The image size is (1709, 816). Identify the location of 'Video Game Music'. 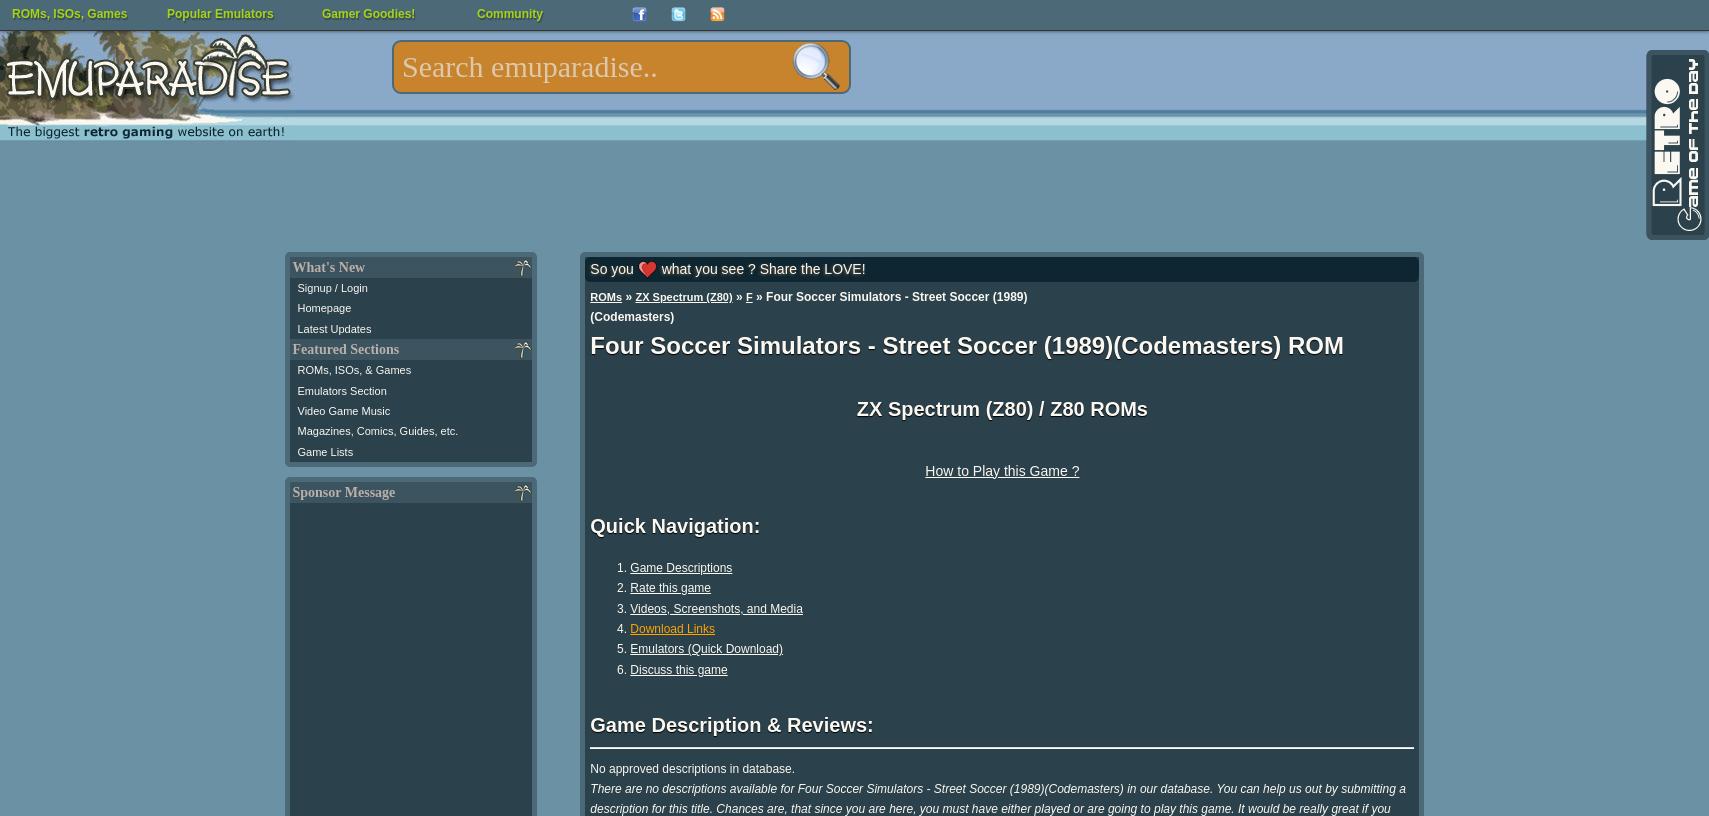
(342, 409).